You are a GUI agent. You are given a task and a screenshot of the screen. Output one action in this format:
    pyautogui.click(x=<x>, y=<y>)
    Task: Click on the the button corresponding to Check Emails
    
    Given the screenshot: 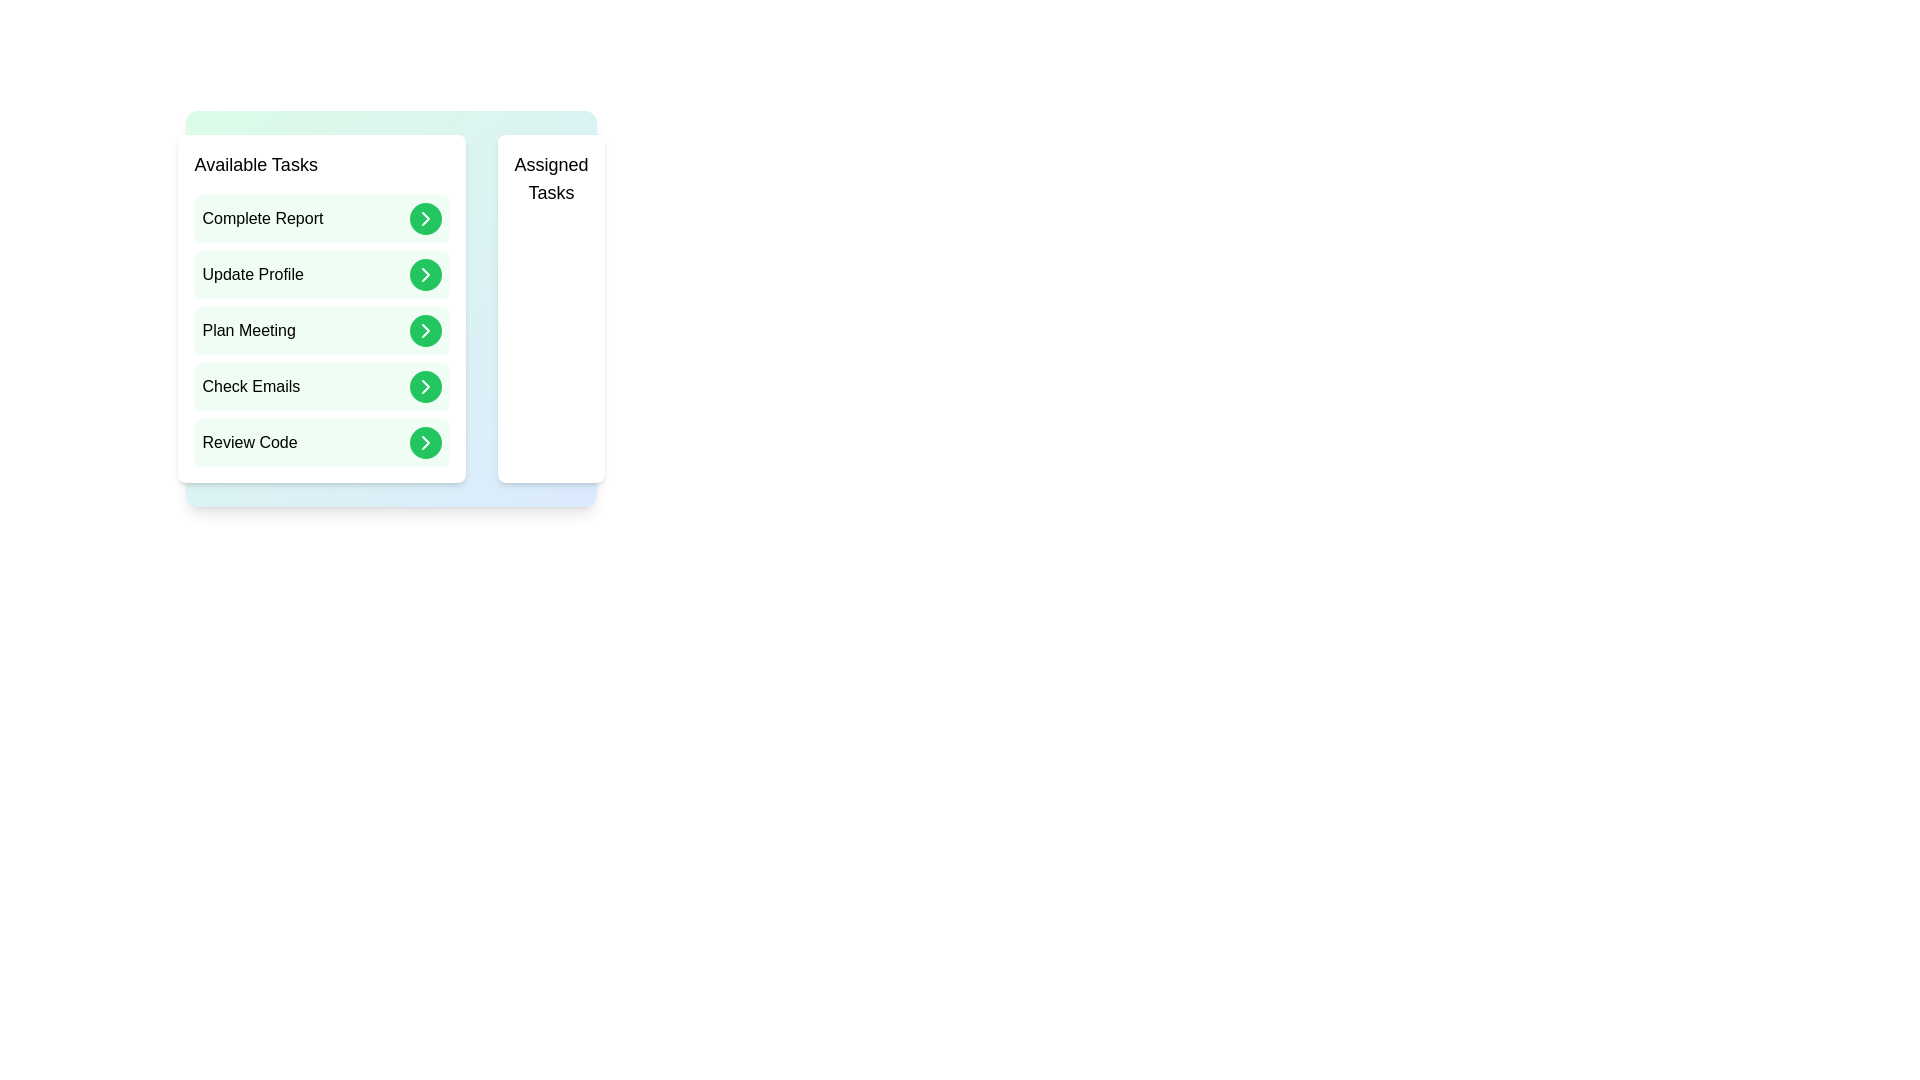 What is the action you would take?
    pyautogui.click(x=425, y=386)
    